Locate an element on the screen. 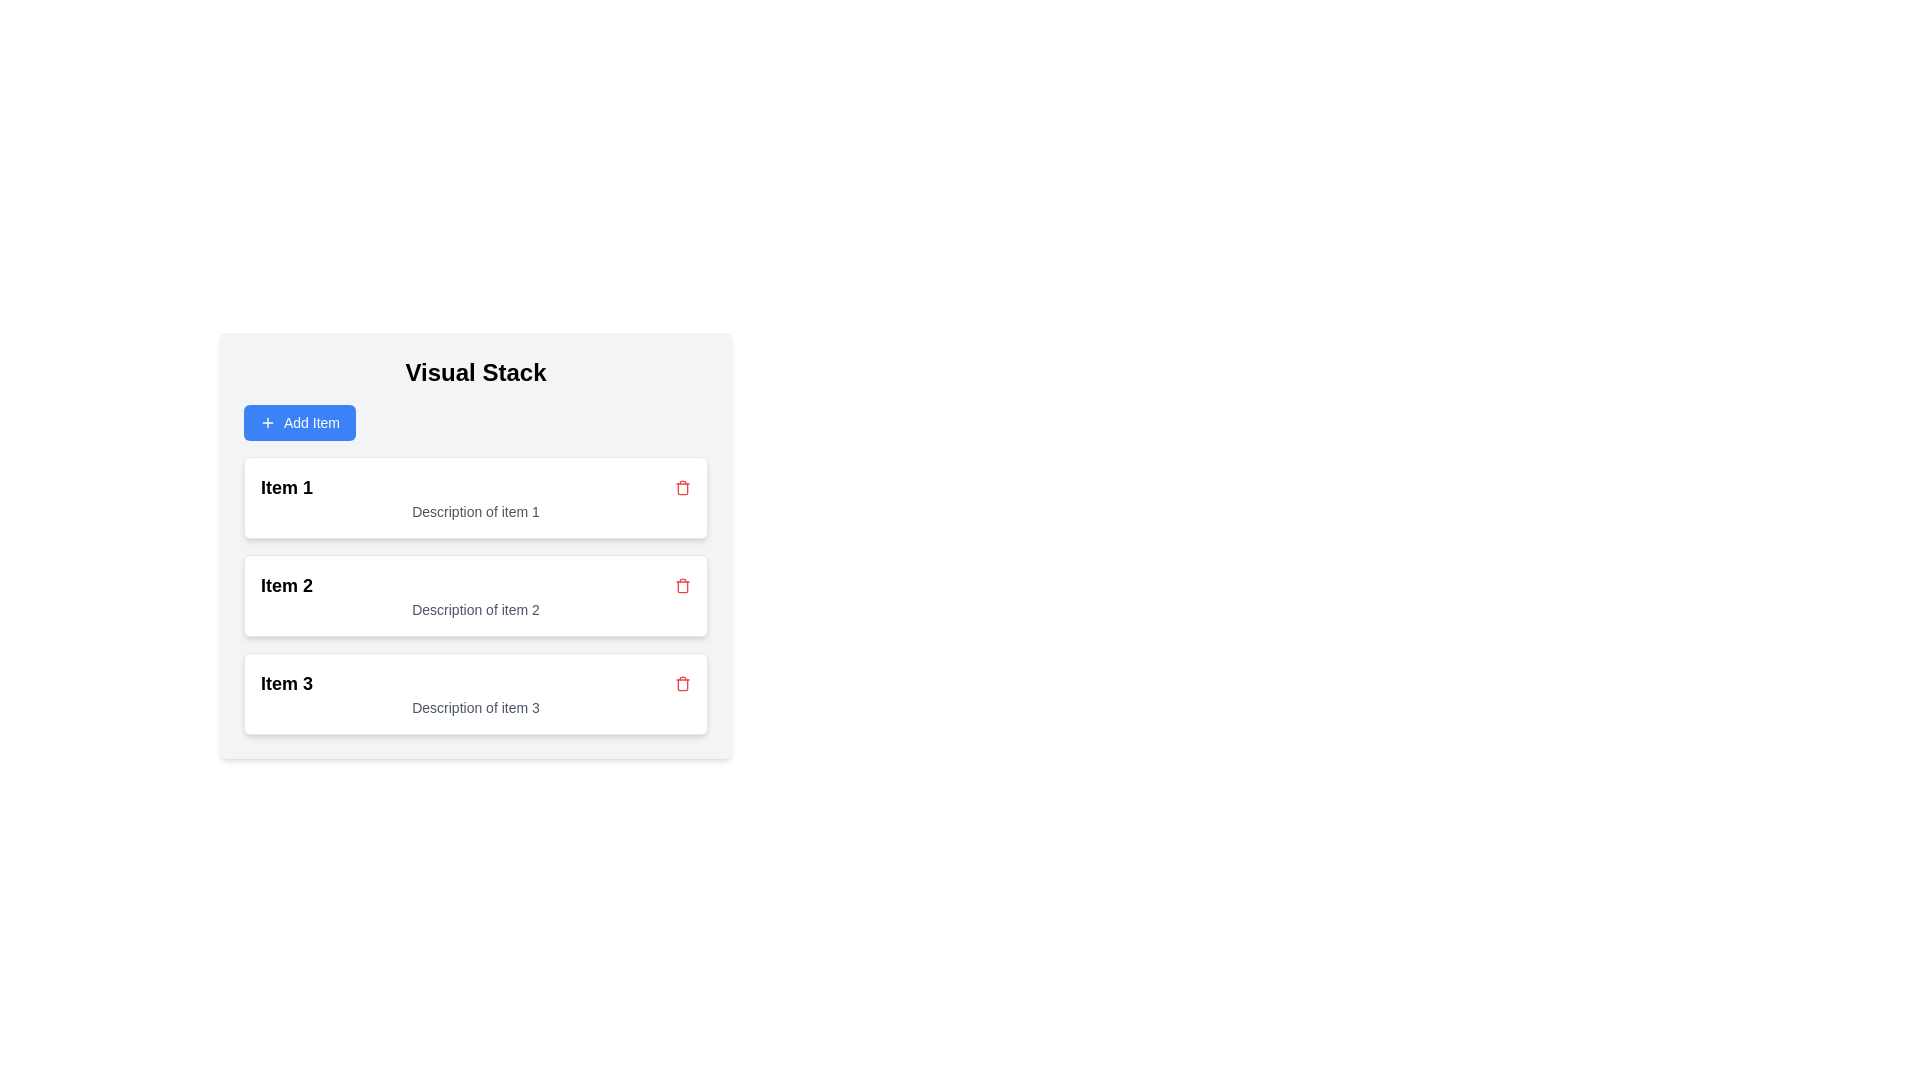 Image resolution: width=1920 pixels, height=1080 pixels. the 'Add New Item' button located below the 'Visual Stack' header to provide visual feedback is located at coordinates (299, 422).